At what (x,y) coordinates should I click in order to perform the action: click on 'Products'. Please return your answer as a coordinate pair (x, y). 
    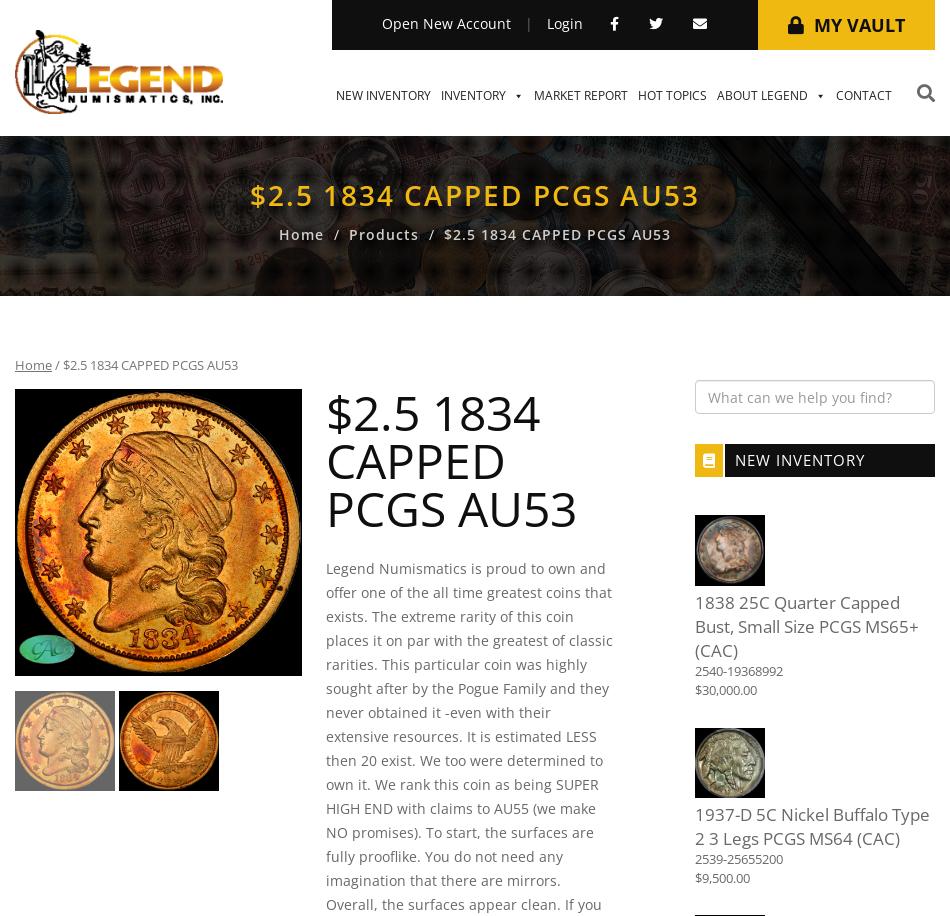
    Looking at the image, I should click on (382, 234).